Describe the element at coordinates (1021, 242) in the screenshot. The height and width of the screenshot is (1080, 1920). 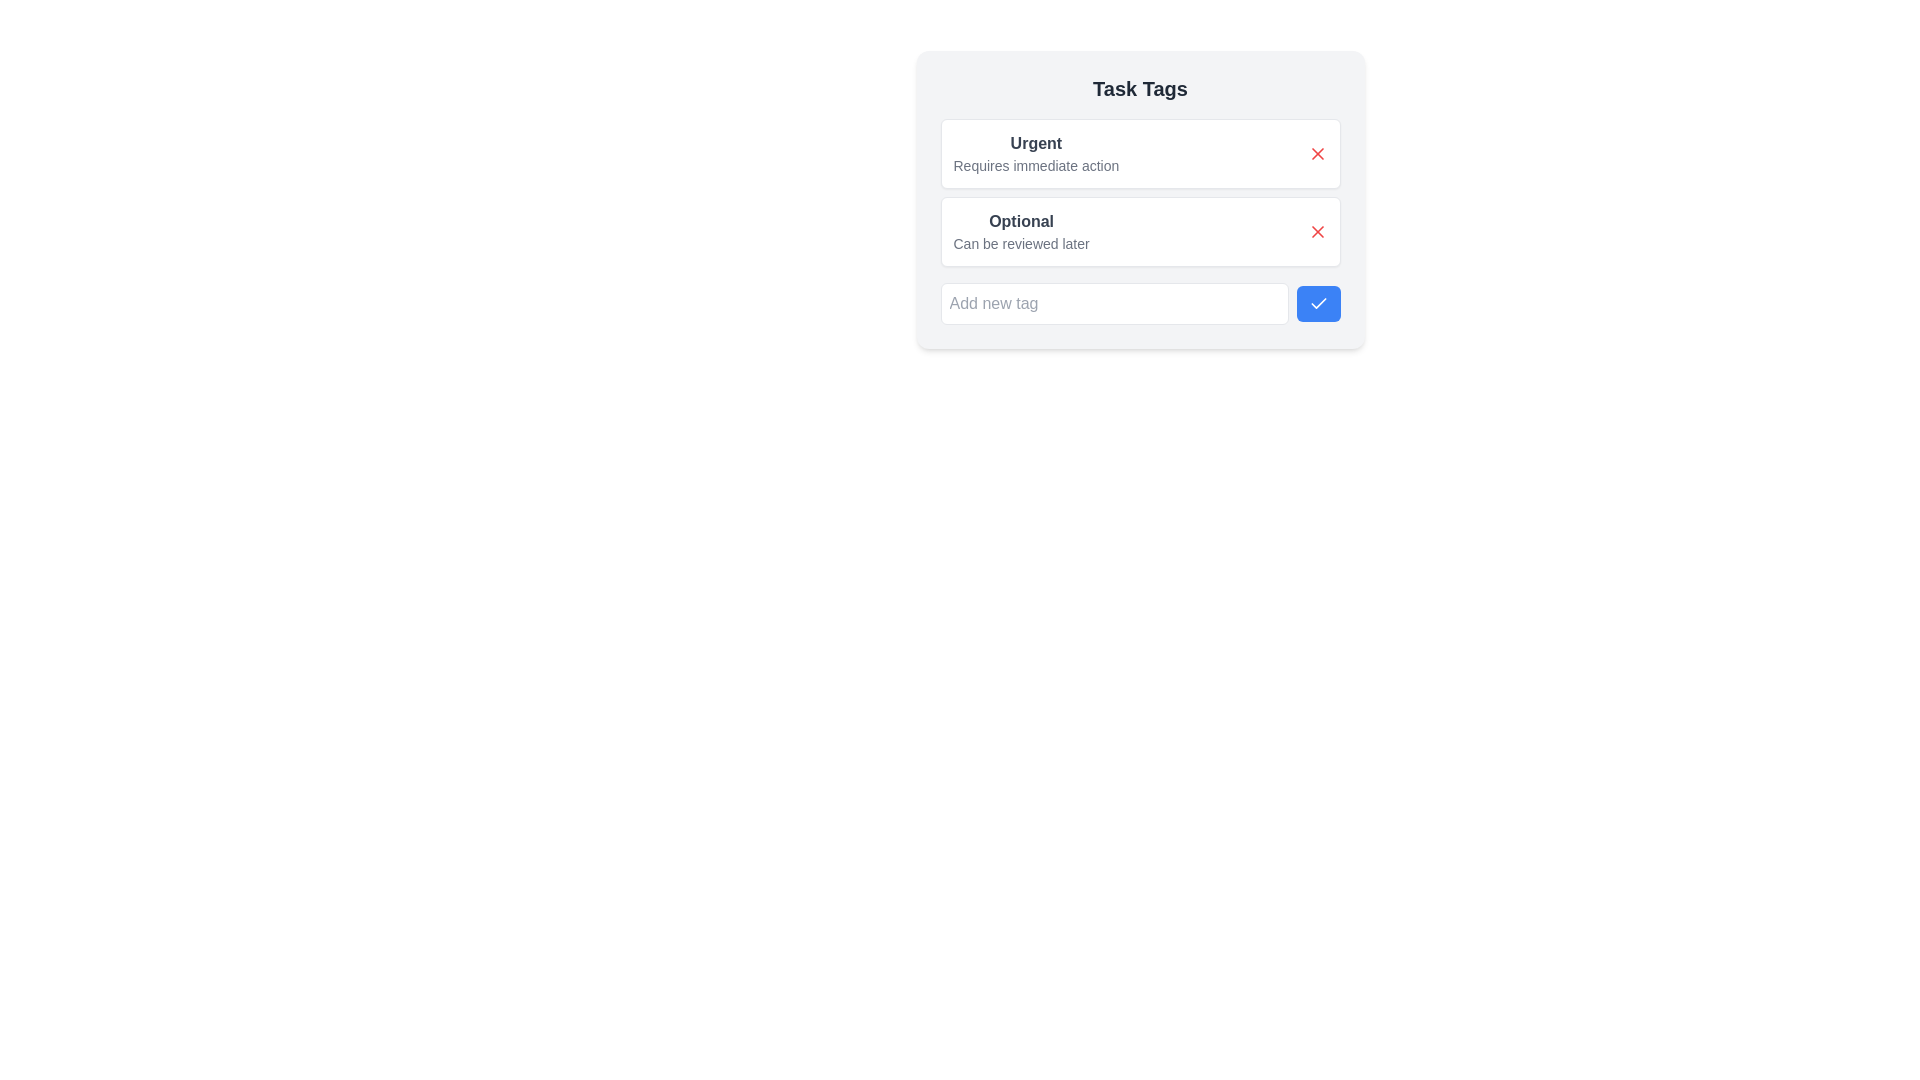
I see `the text element displaying 'Can be reviewed later', which is located below the bold 'Optional' label within the 'Task Tags' card` at that location.